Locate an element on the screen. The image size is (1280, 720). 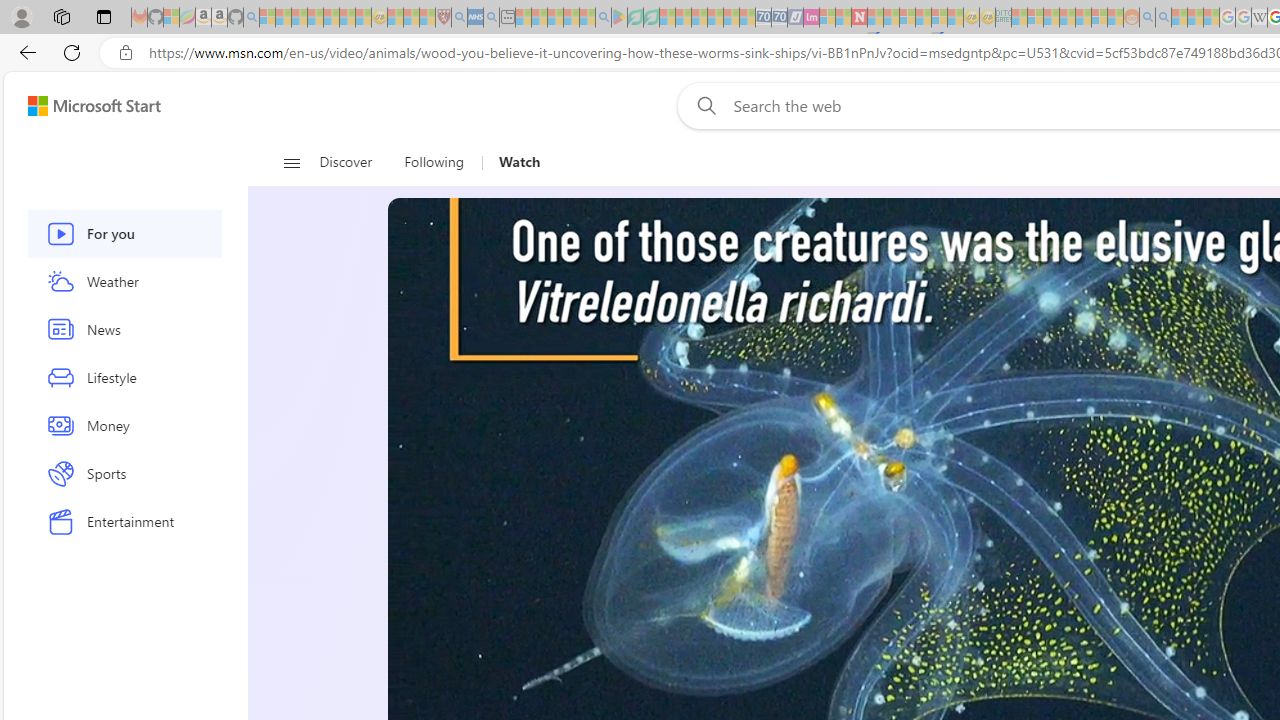
'Target page - Wikipedia - Sleeping' is located at coordinates (1258, 17).